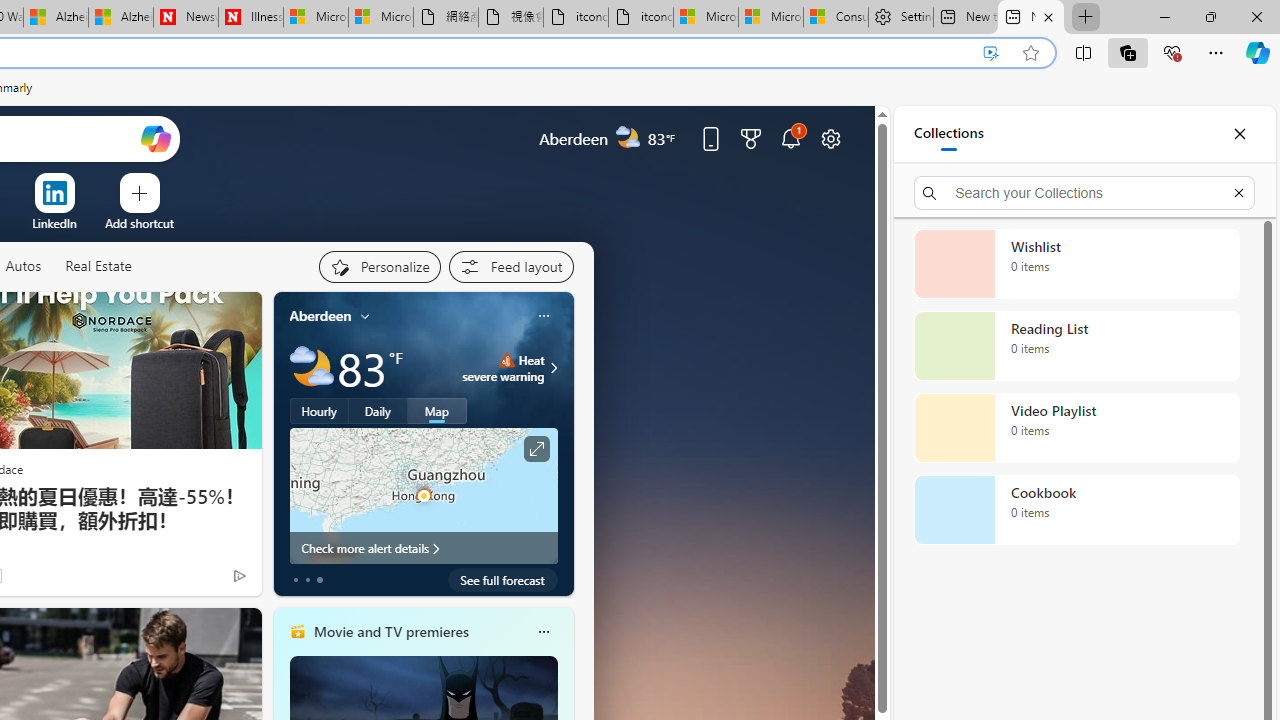 This screenshot has width=1280, height=720. What do you see at coordinates (310, 368) in the screenshot?
I see `'Partly cloudy'` at bounding box center [310, 368].